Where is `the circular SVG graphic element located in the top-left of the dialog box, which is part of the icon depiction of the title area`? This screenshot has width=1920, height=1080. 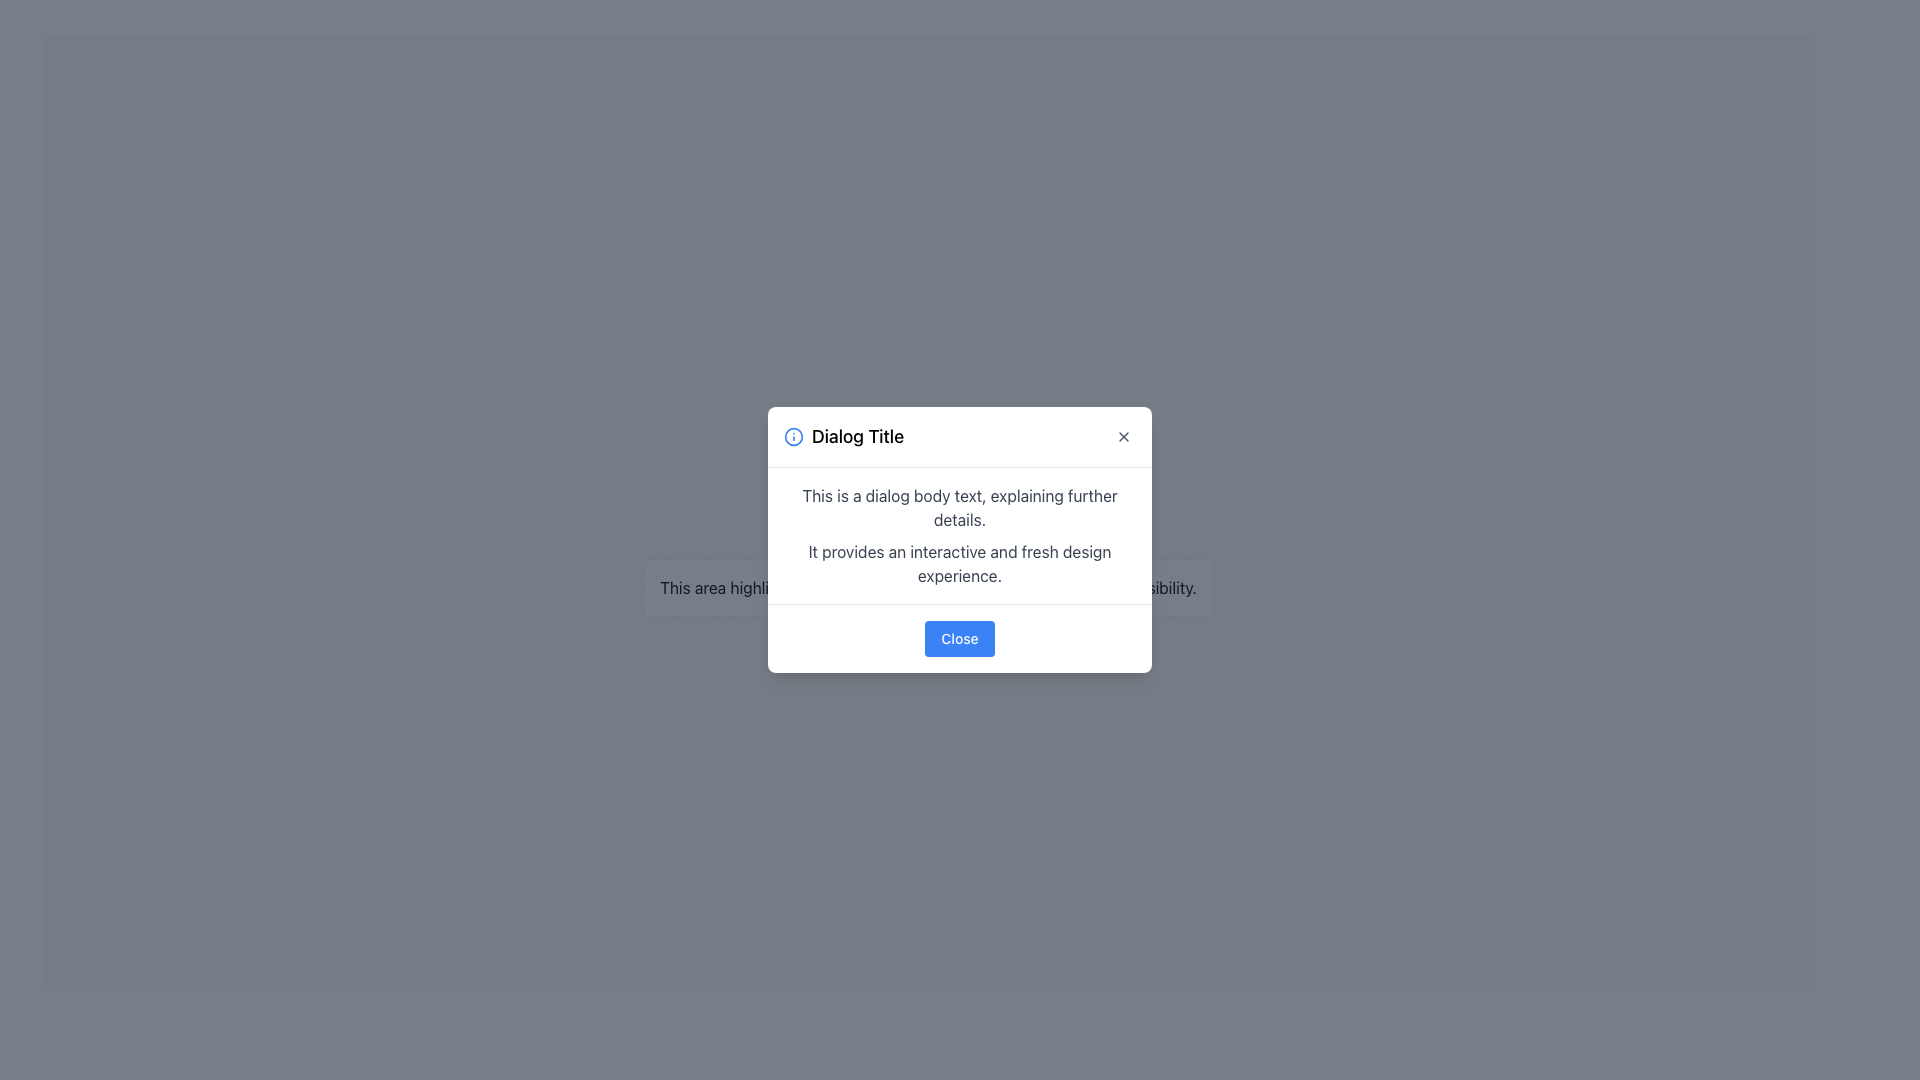 the circular SVG graphic element located in the top-left of the dialog box, which is part of the icon depiction of the title area is located at coordinates (792, 435).